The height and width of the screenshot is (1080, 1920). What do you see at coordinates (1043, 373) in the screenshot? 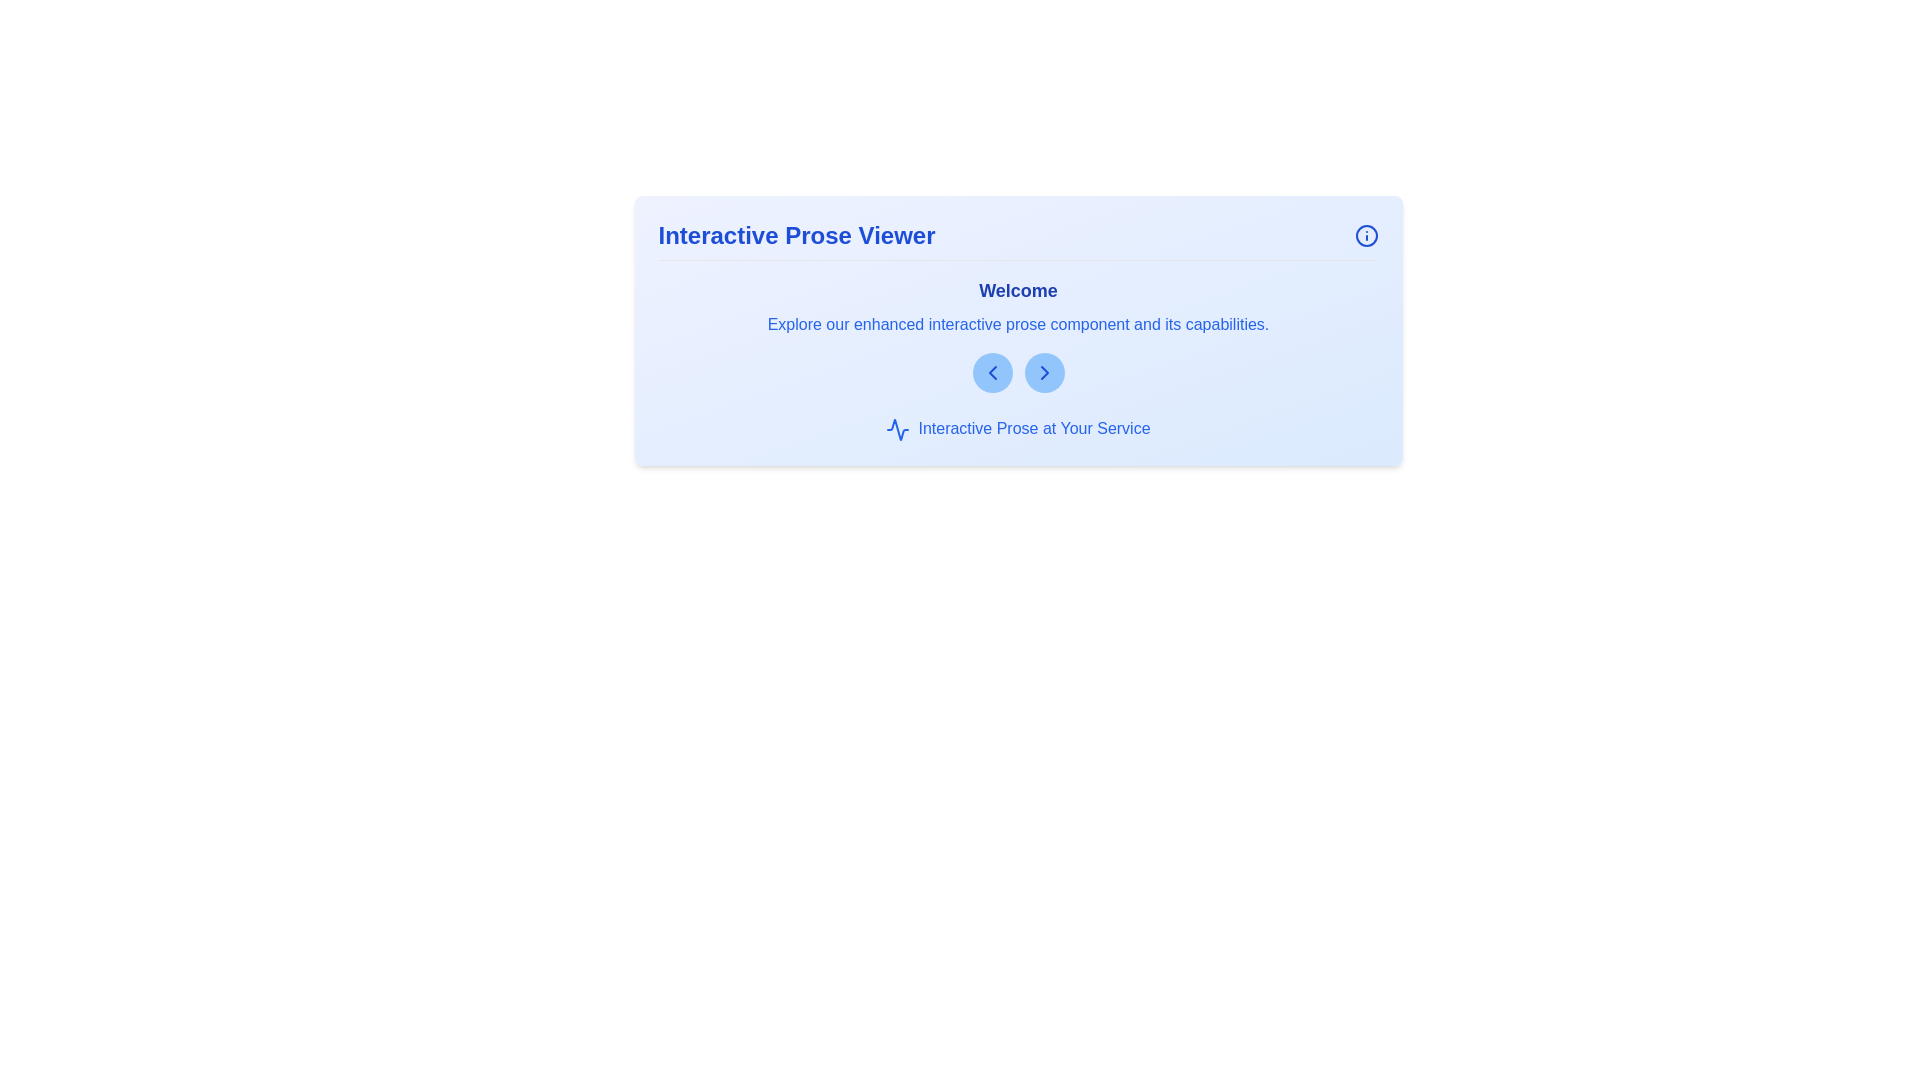
I see `the Chevron Right icon located at the bottom center of the card to trigger additional effects` at bounding box center [1043, 373].